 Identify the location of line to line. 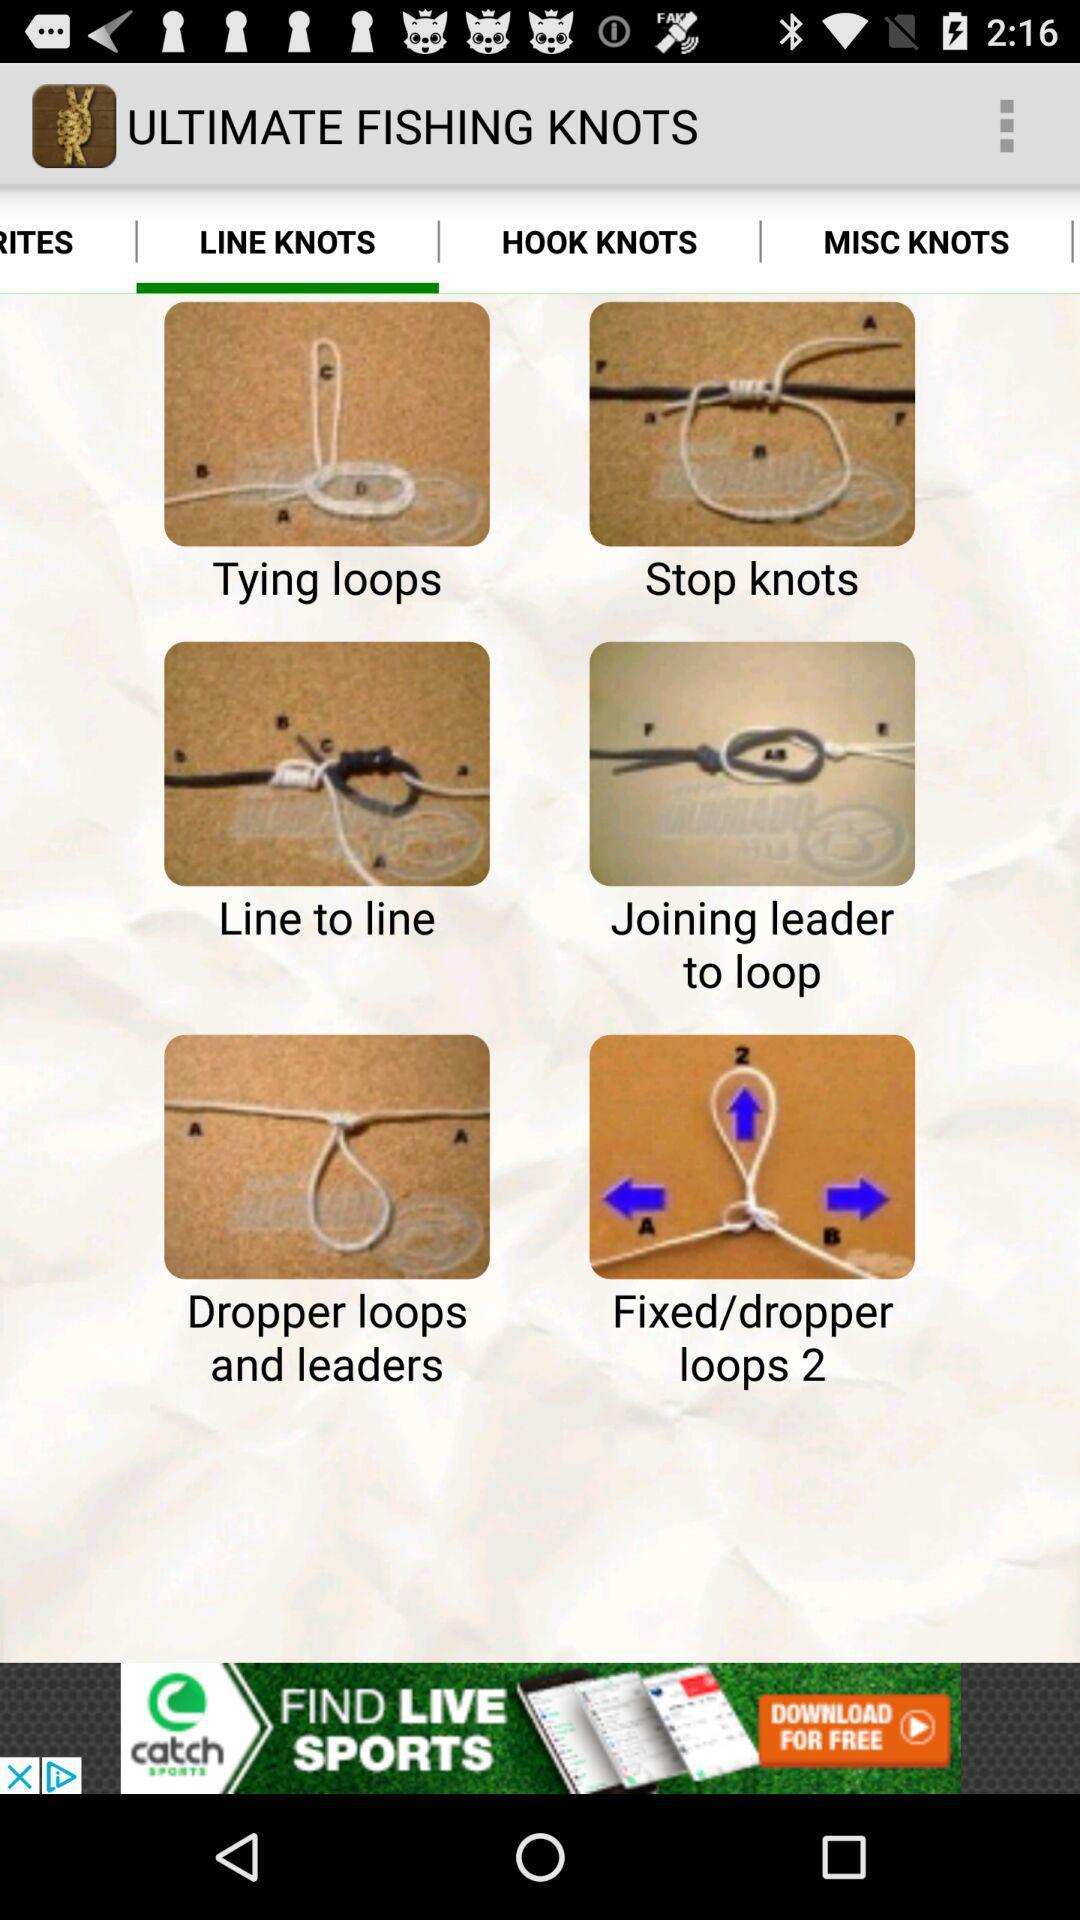
(326, 762).